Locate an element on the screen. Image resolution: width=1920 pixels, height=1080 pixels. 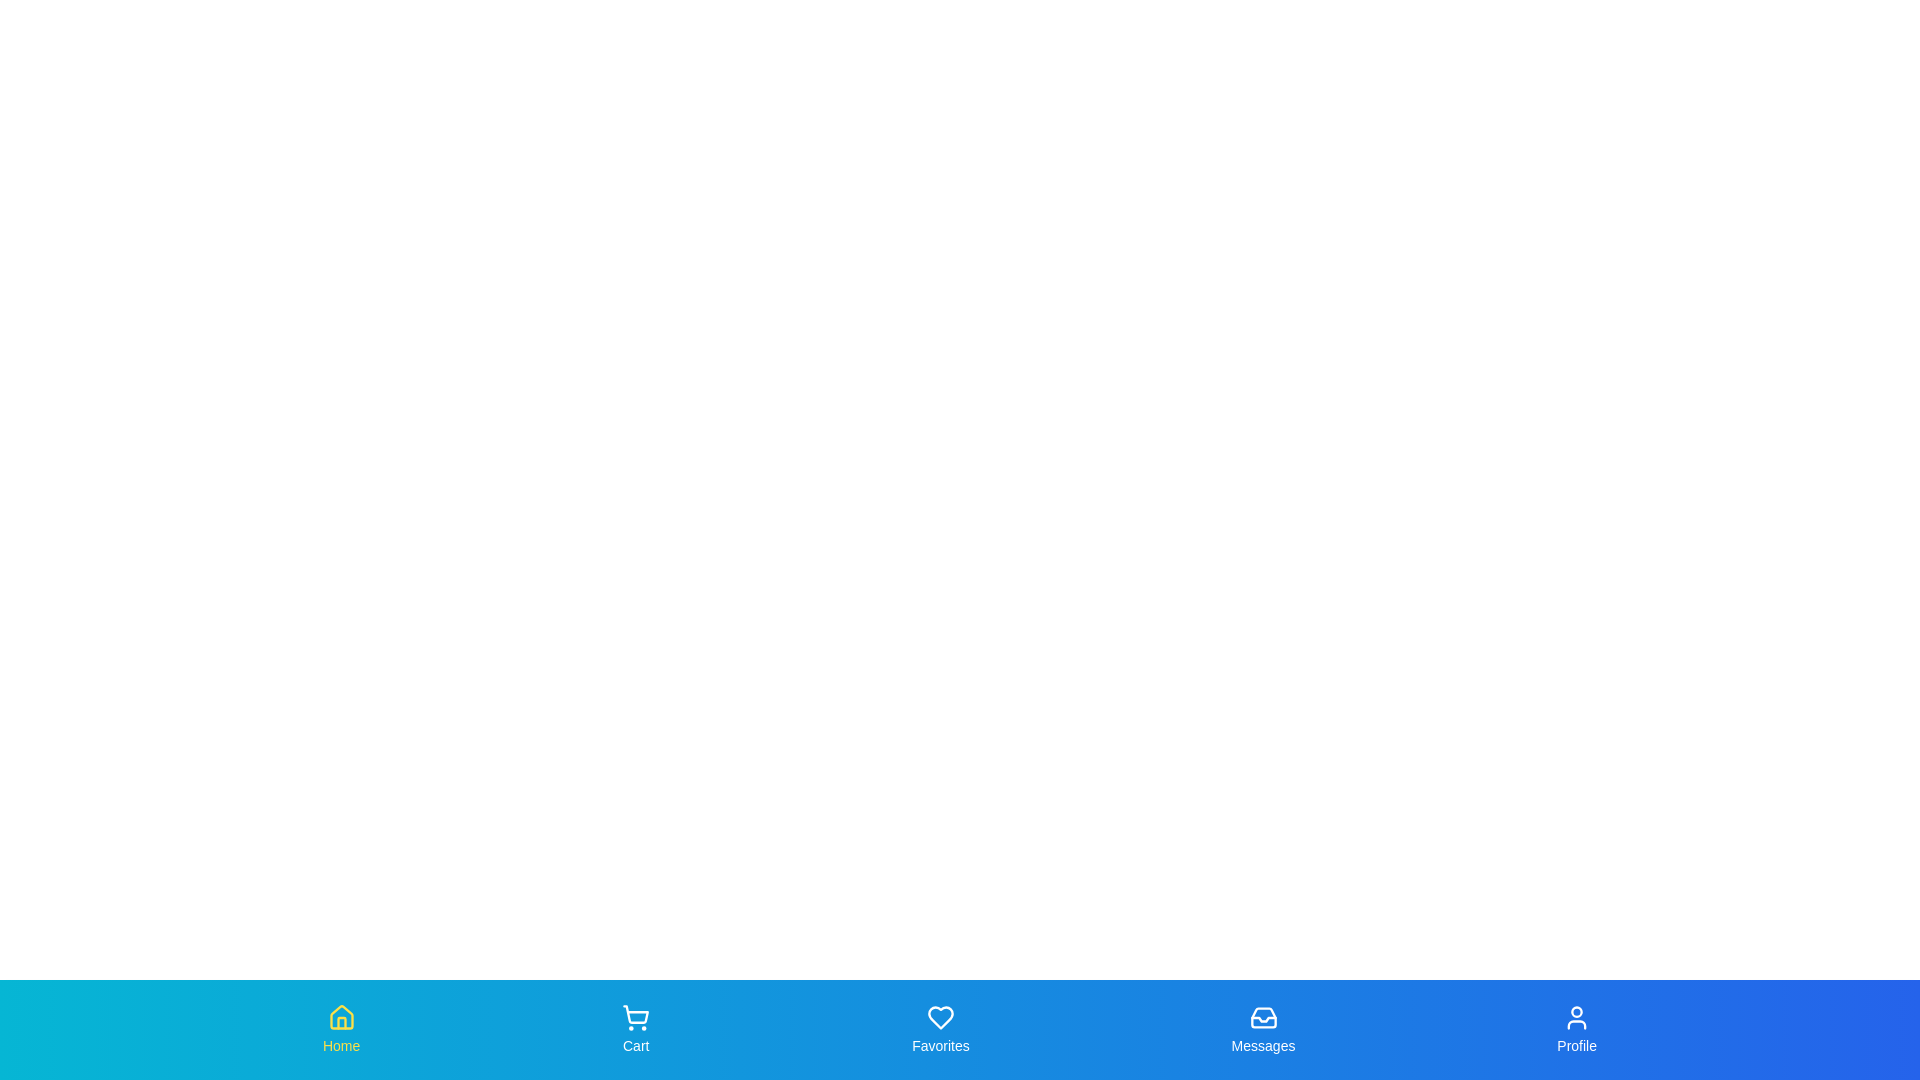
the tab labeled Messages by clicking on it is located at coordinates (1262, 1029).